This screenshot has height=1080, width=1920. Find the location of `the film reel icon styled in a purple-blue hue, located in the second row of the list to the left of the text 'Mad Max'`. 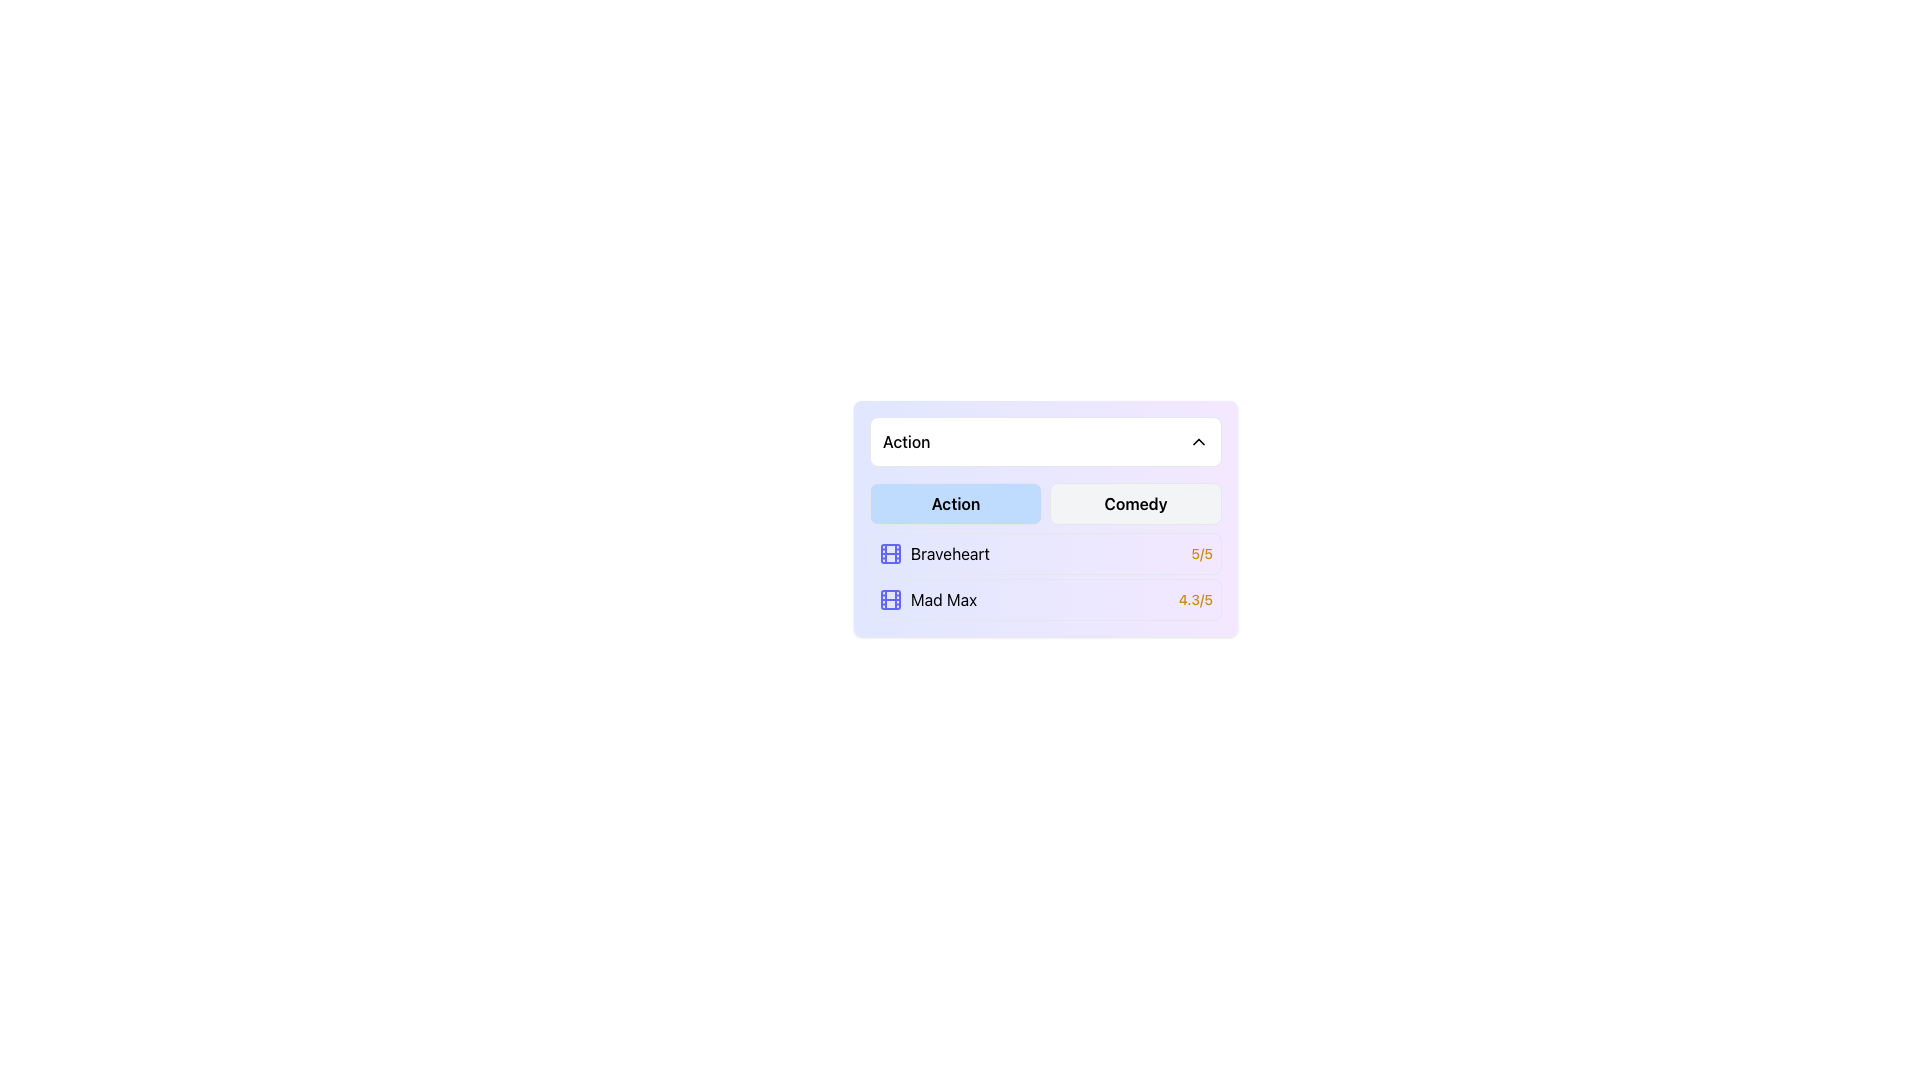

the film reel icon styled in a purple-blue hue, located in the second row of the list to the left of the text 'Mad Max' is located at coordinates (890, 599).